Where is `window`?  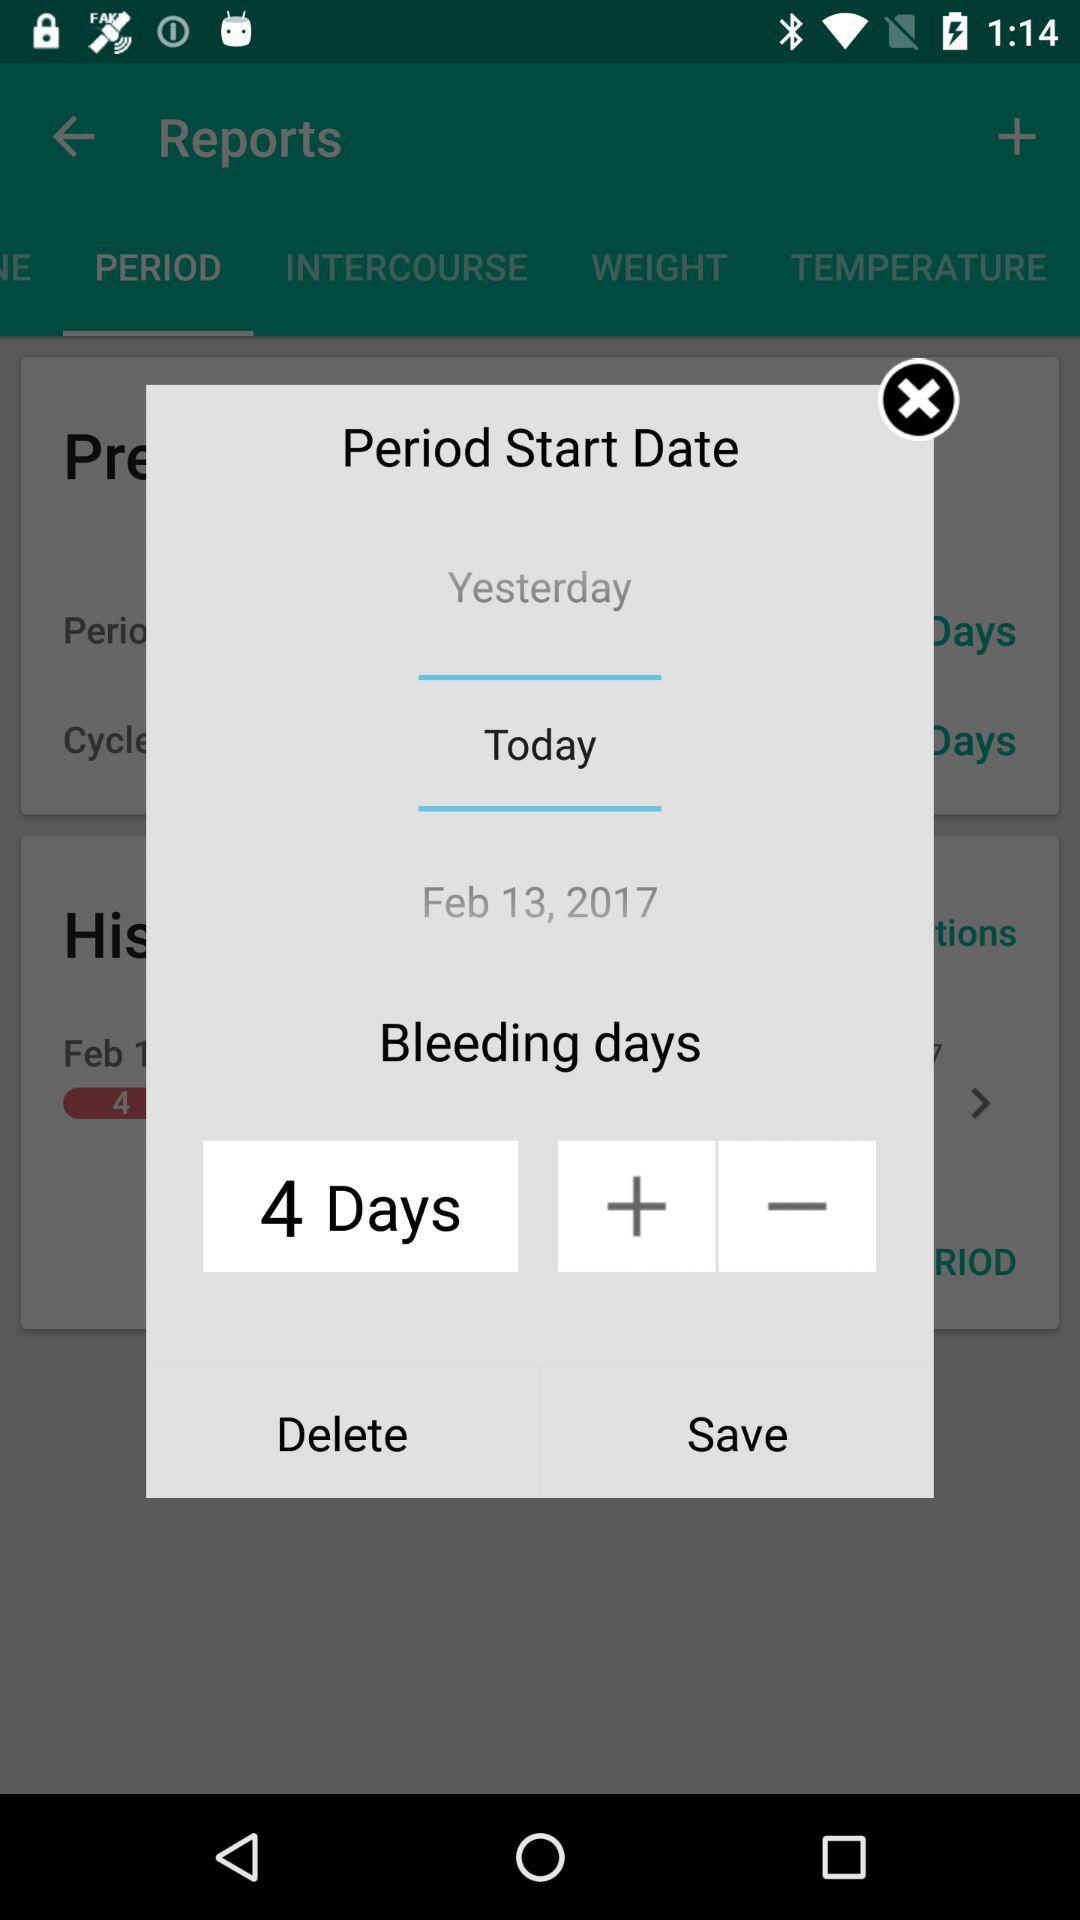 window is located at coordinates (918, 399).